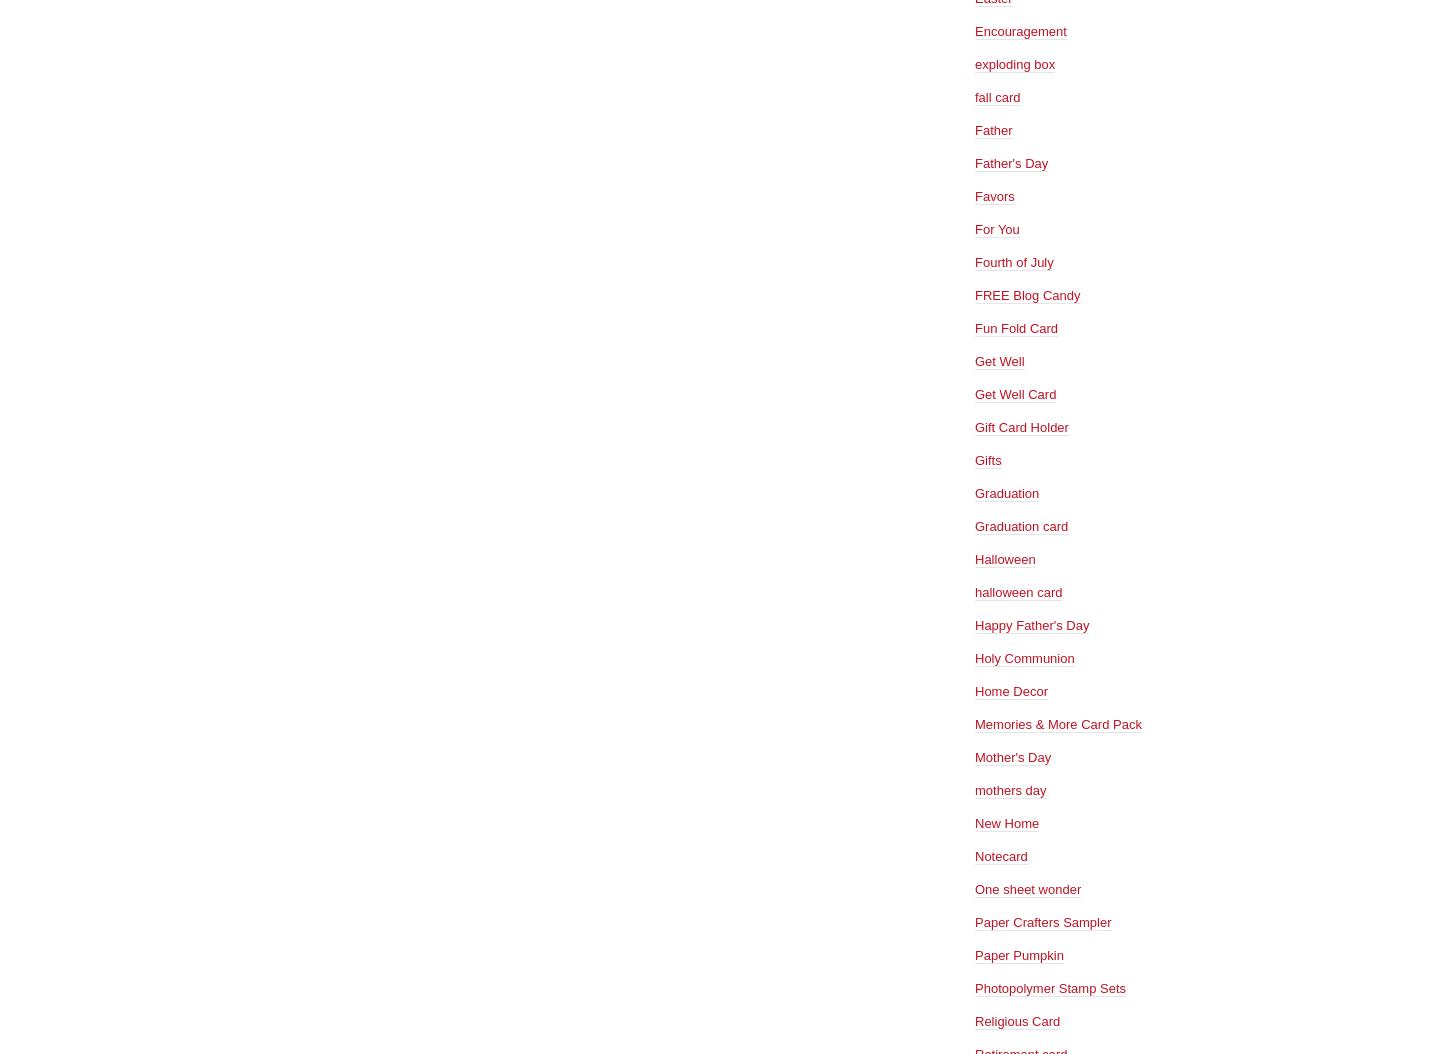 Image resolution: width=1450 pixels, height=1054 pixels. Describe the element at coordinates (974, 689) in the screenshot. I see `'Home Decor'` at that location.